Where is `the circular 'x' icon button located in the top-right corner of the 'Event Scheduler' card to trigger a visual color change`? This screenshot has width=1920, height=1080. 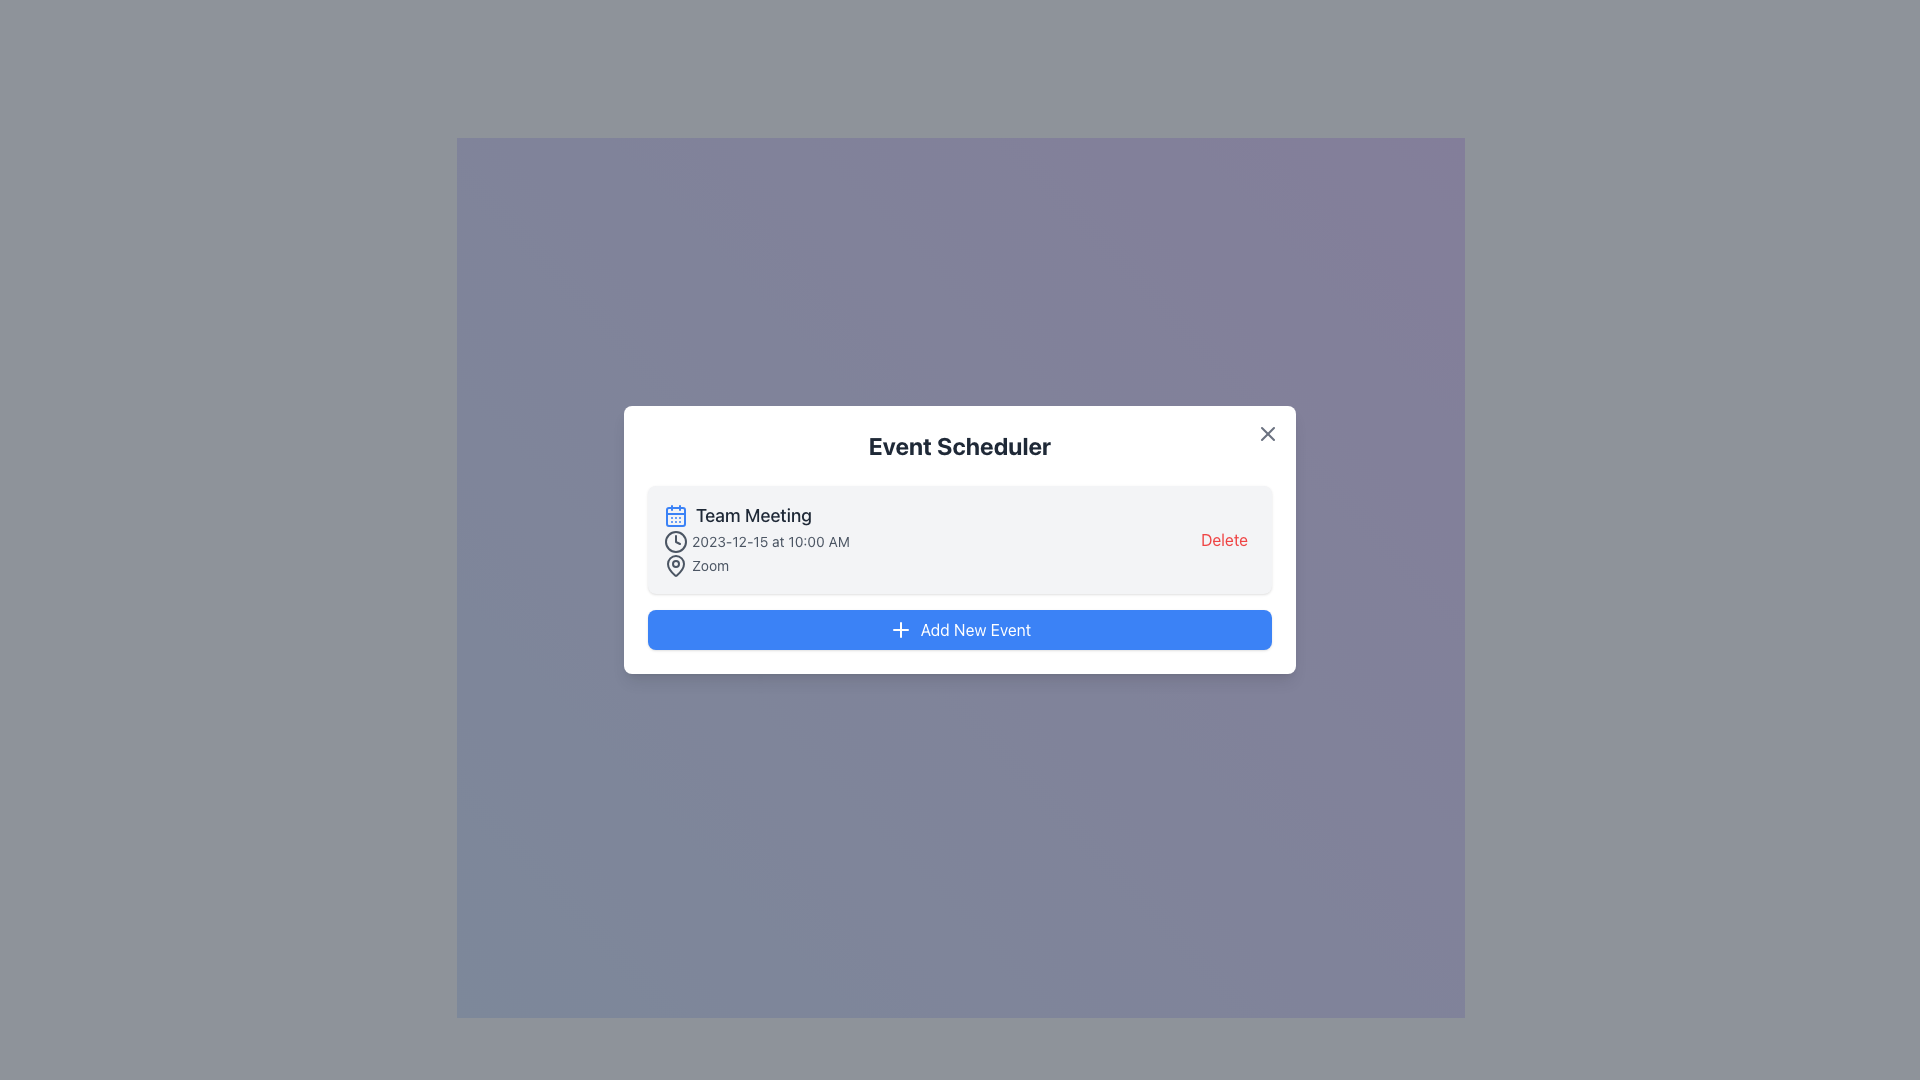 the circular 'x' icon button located in the top-right corner of the 'Event Scheduler' card to trigger a visual color change is located at coordinates (1266, 433).